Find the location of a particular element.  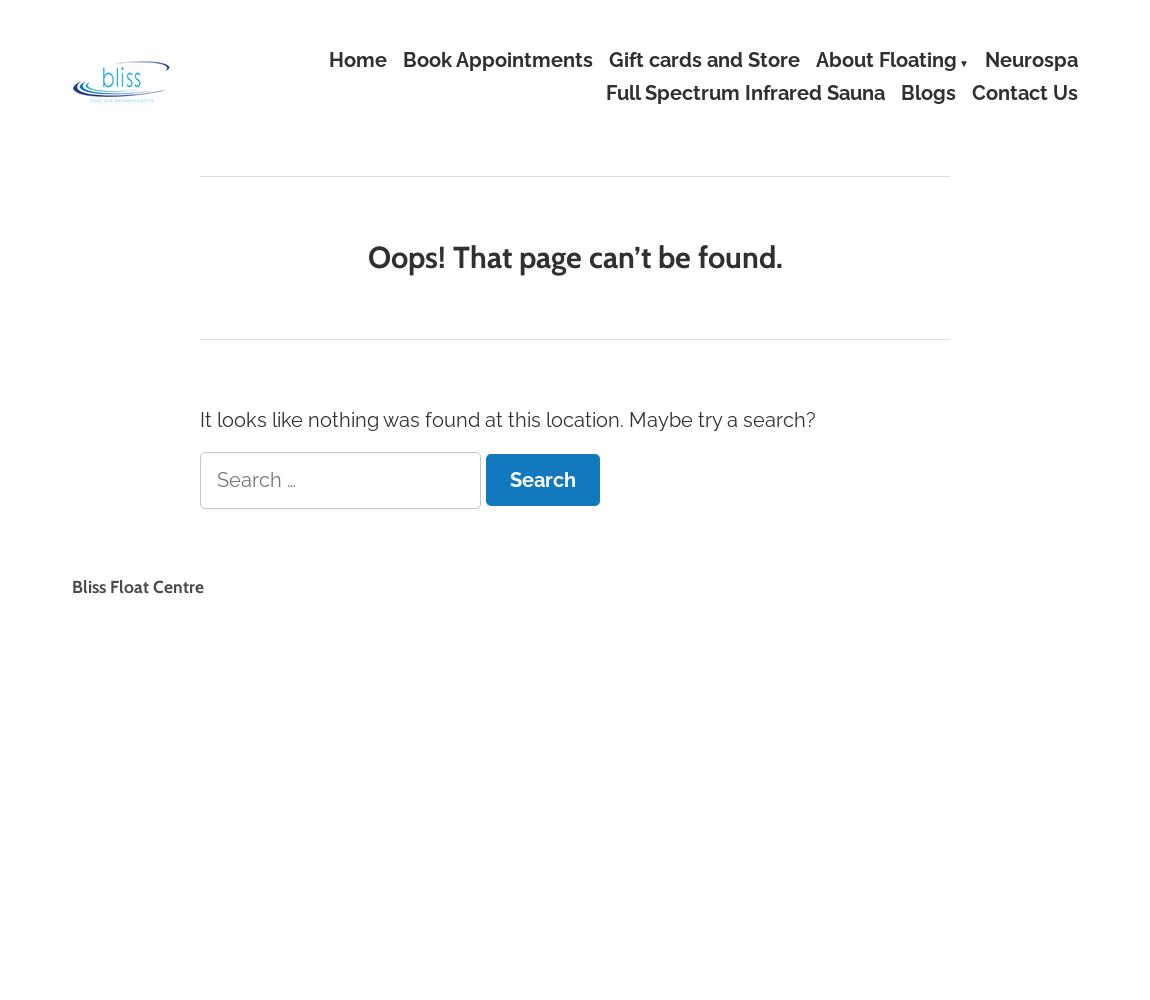

'Contact Us' is located at coordinates (1024, 92).